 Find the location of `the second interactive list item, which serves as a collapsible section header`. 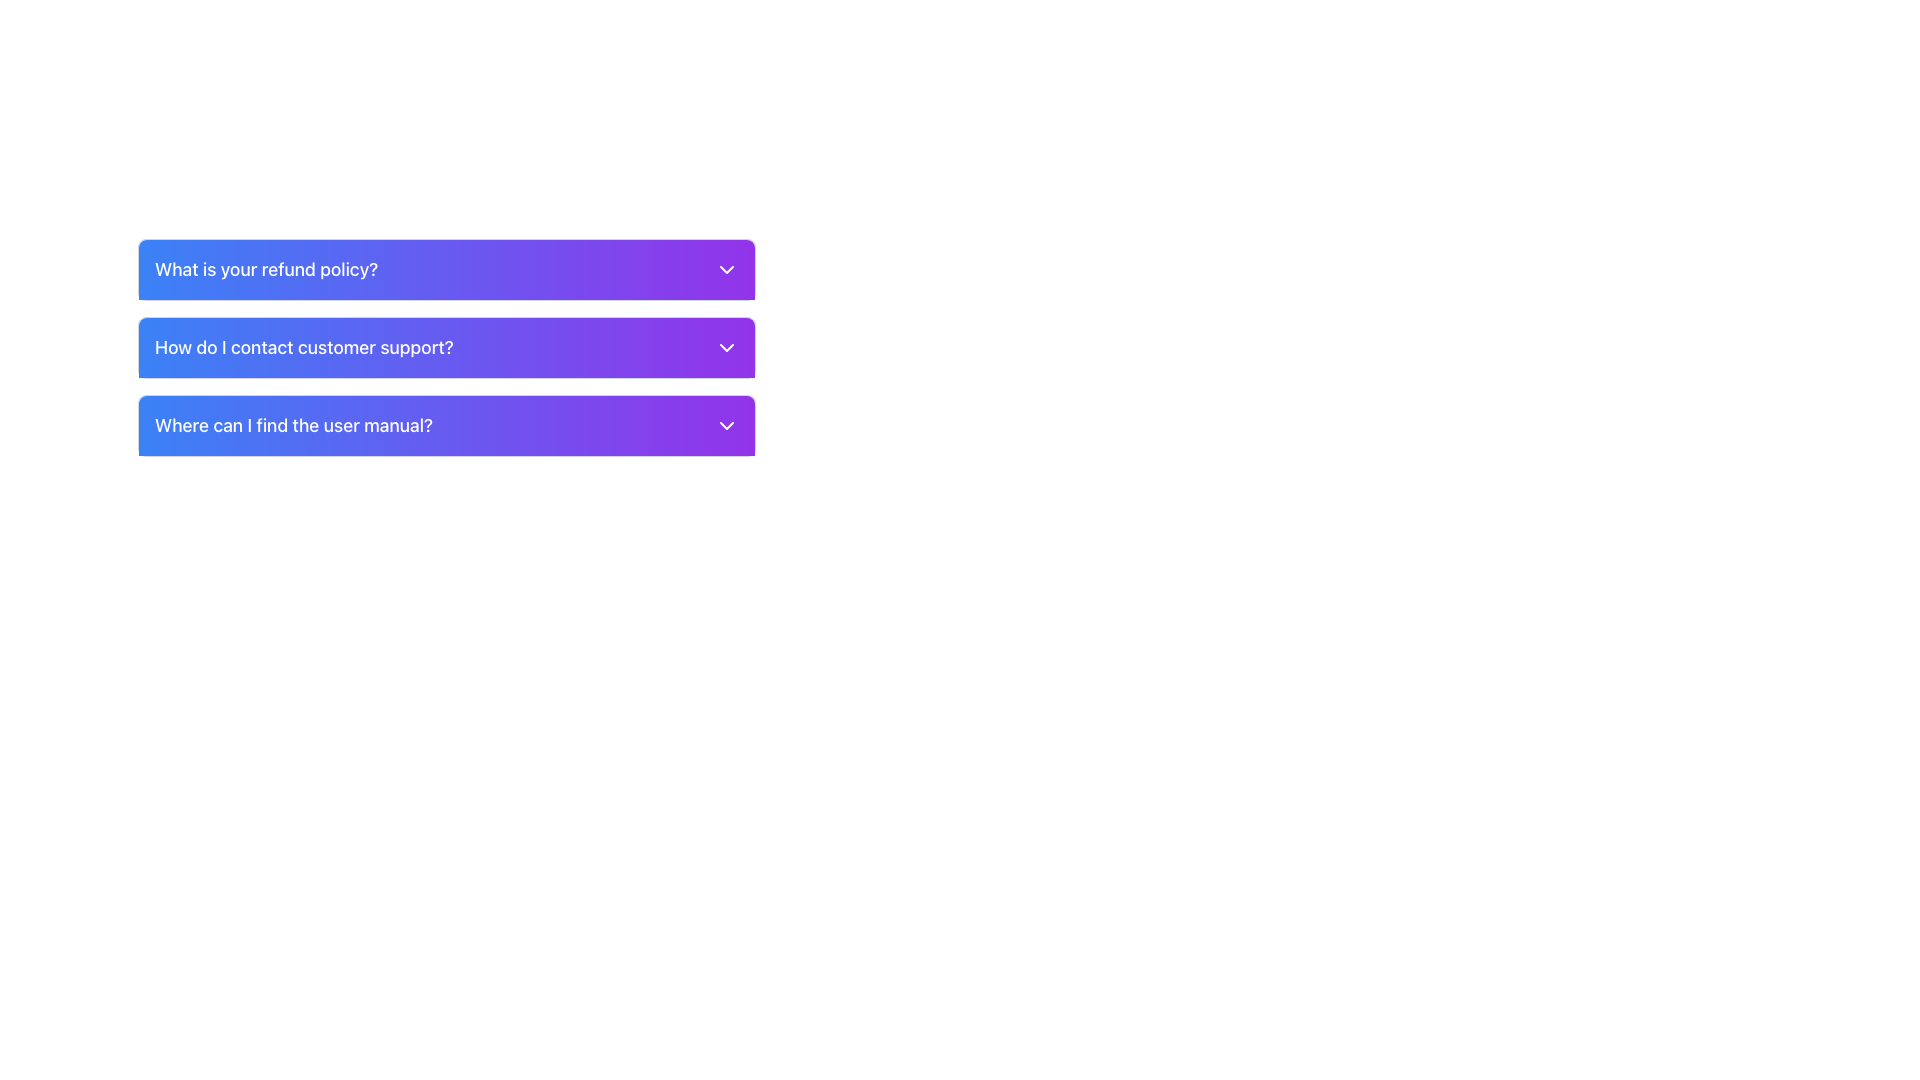

the second interactive list item, which serves as a collapsible section header is located at coordinates (445, 346).